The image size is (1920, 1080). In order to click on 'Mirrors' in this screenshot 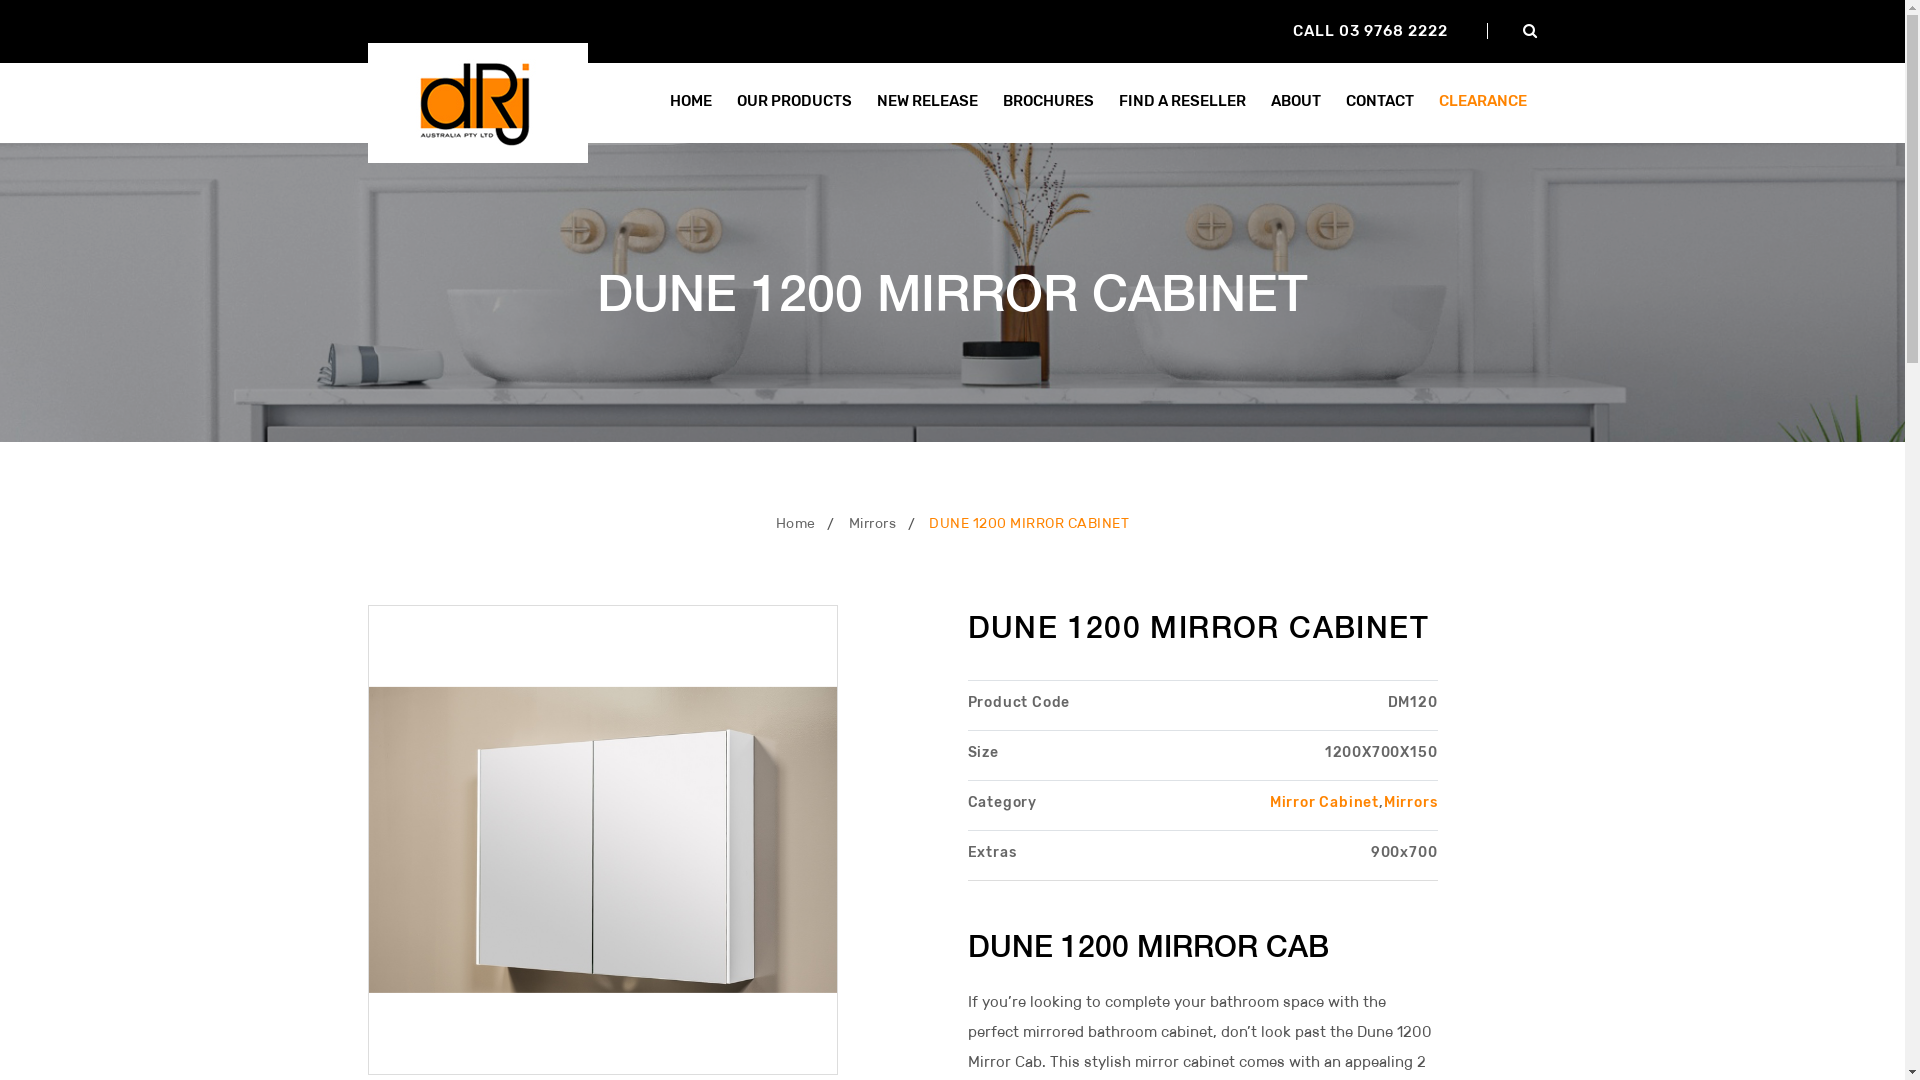, I will do `click(1410, 801)`.